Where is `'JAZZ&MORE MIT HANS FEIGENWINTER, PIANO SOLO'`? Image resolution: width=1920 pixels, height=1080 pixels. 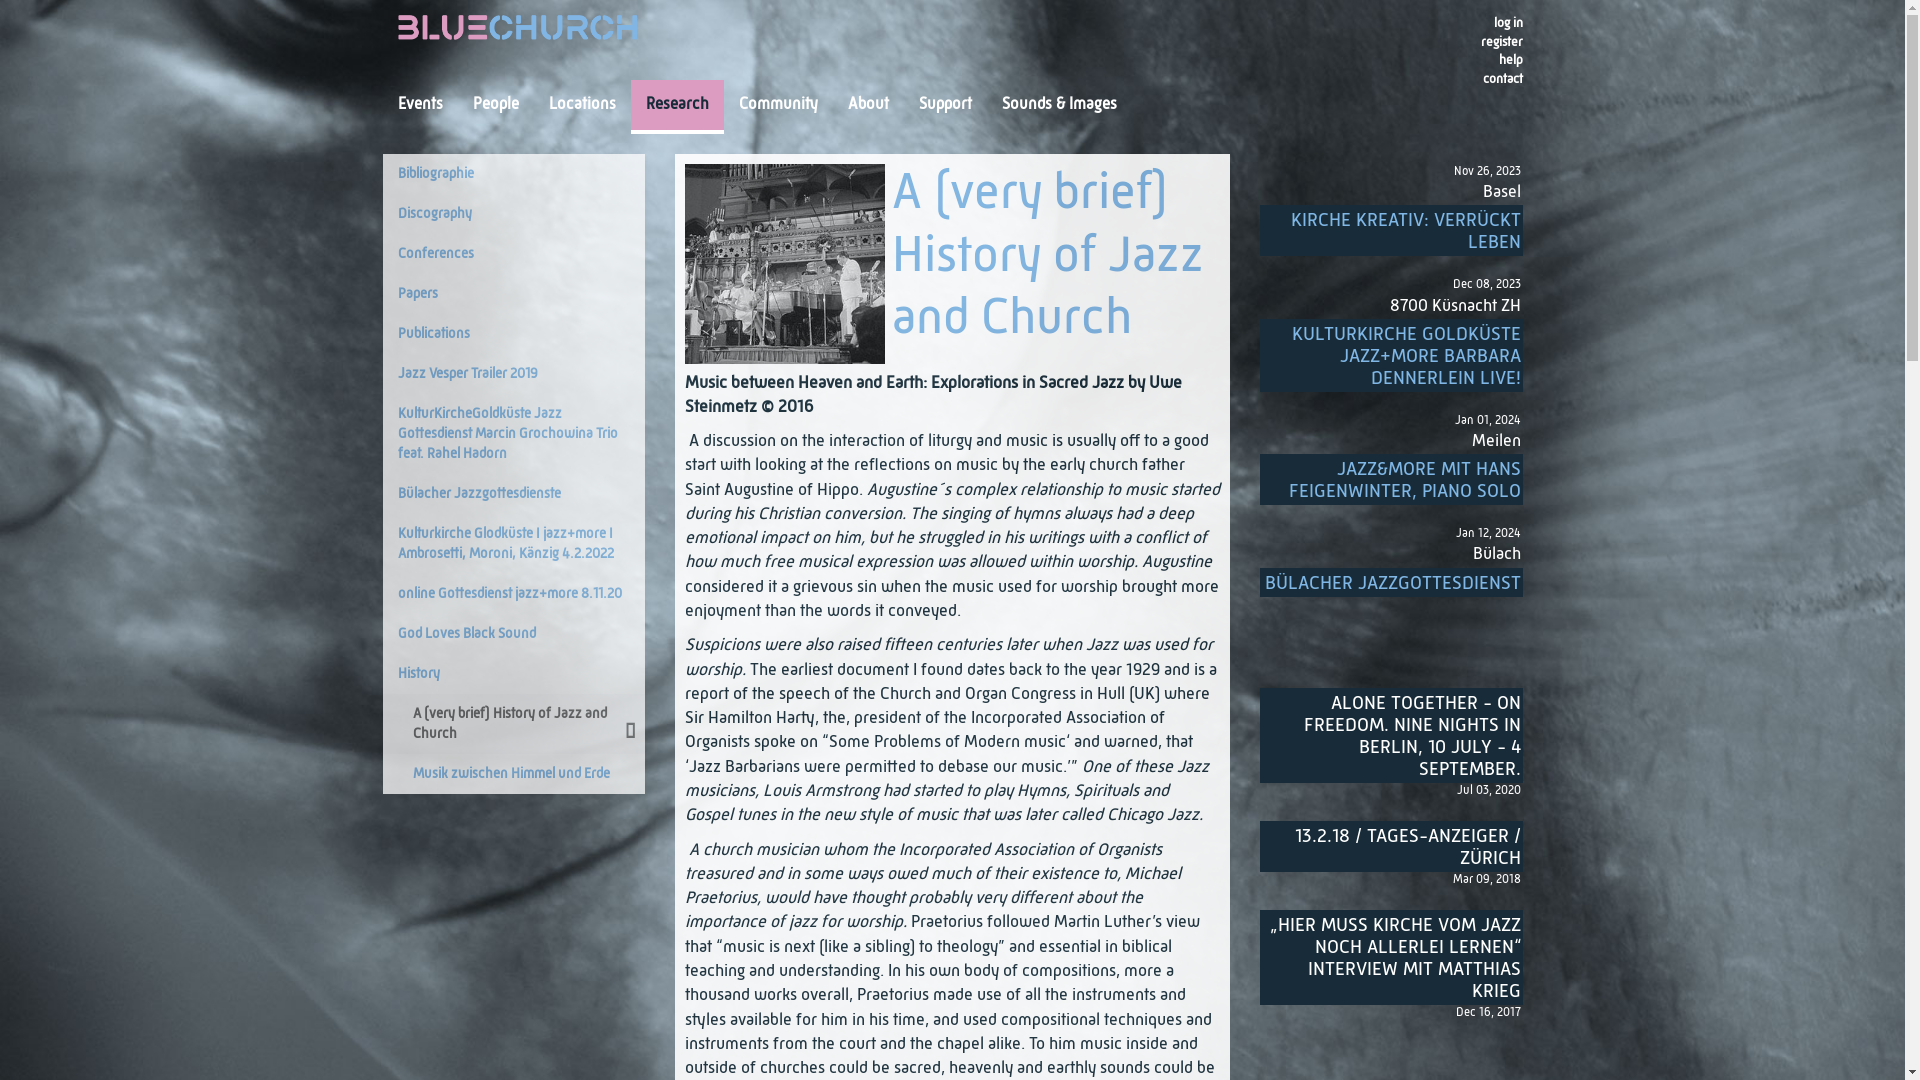 'JAZZ&MORE MIT HANS FEIGENWINTER, PIANO SOLO' is located at coordinates (1390, 479).